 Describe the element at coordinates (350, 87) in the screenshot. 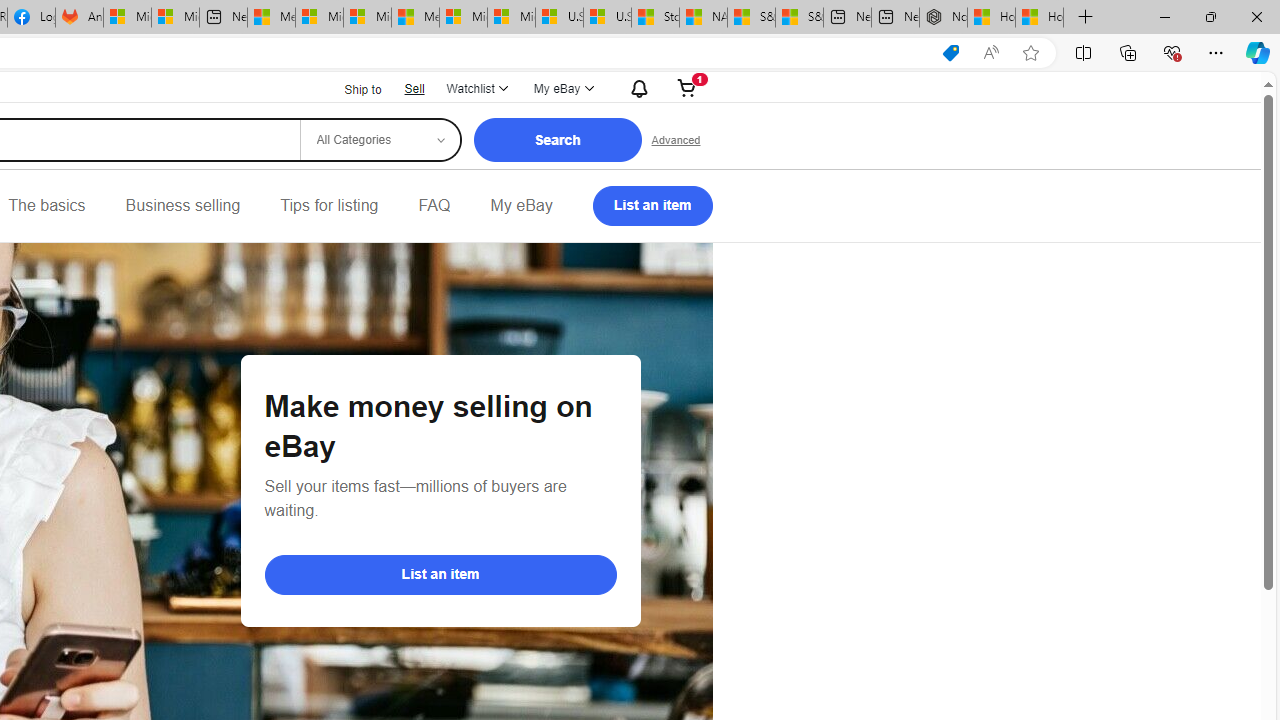

I see `'Ship to'` at that location.